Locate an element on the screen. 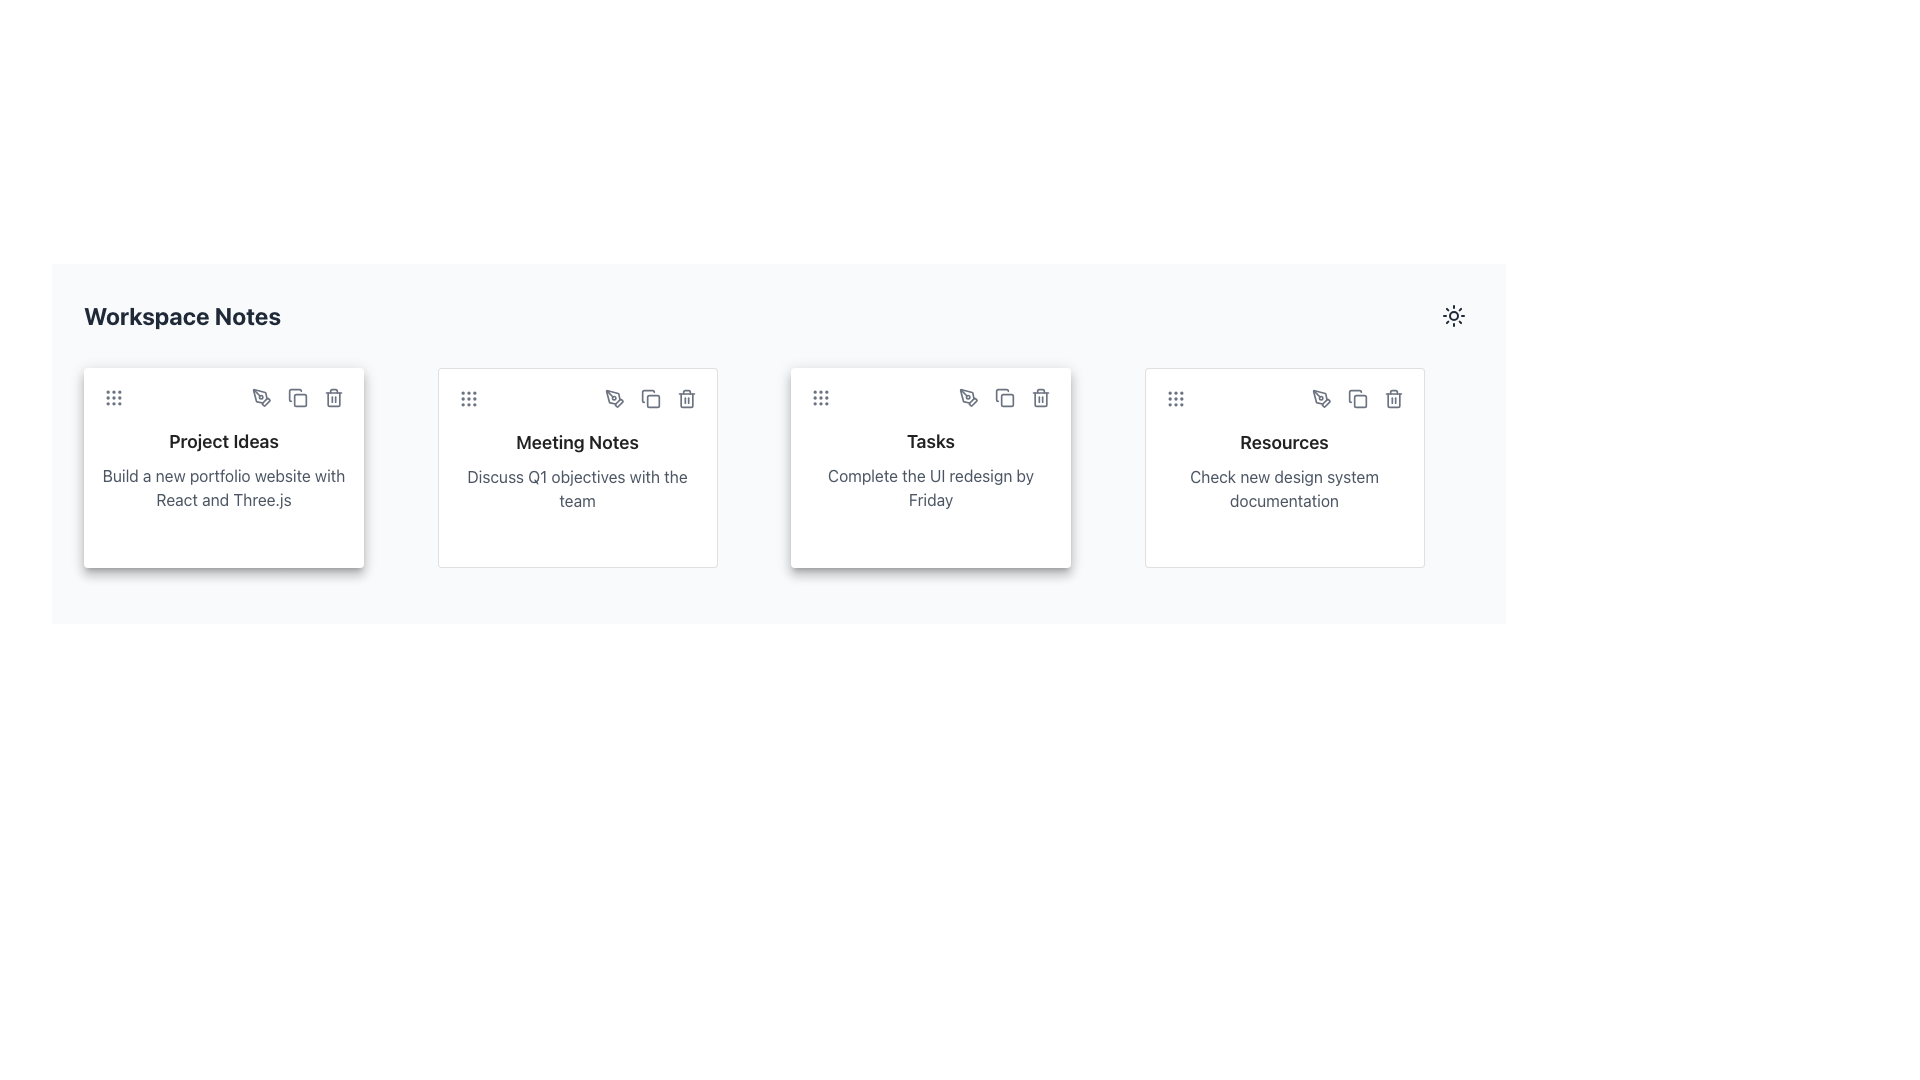  the delete icon button located at the top-right corner of the 'Resources' card is located at coordinates (1392, 398).